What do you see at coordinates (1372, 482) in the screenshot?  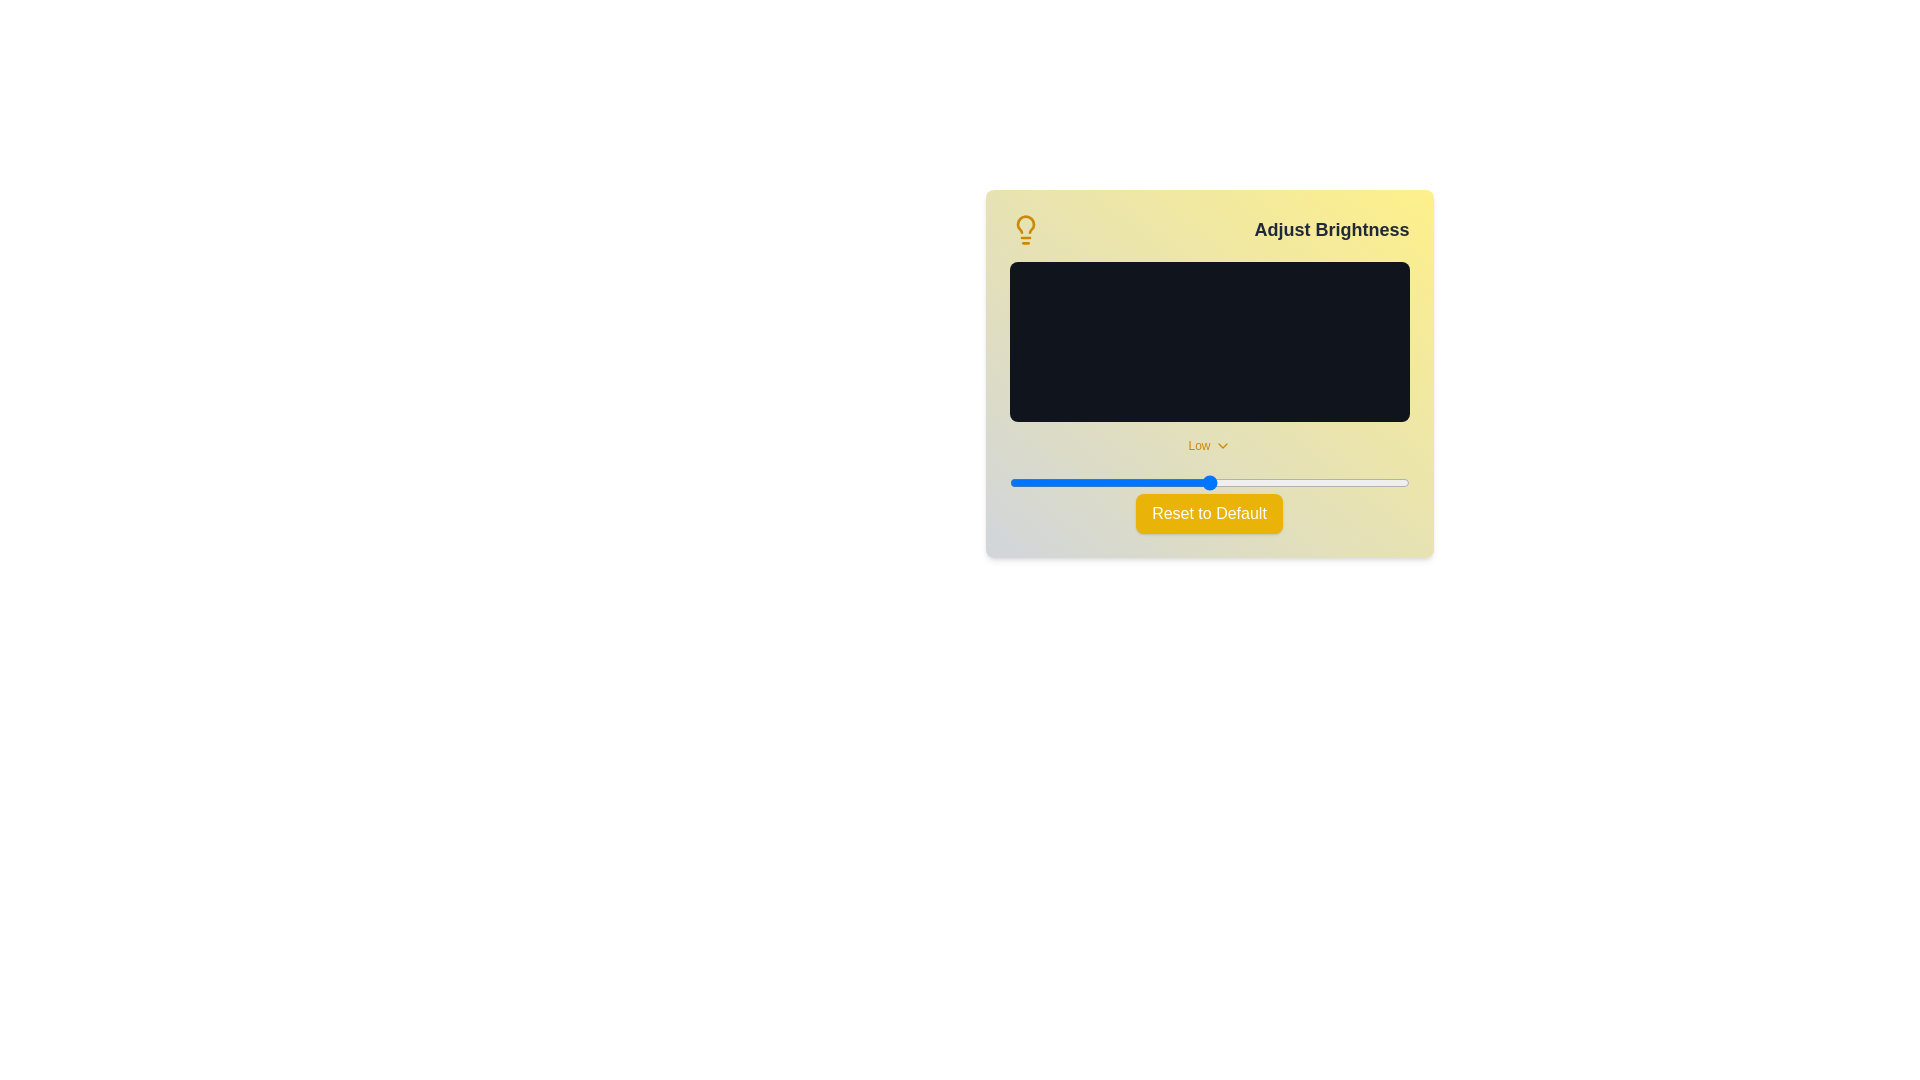 I see `the brightness slider to 91 percent` at bounding box center [1372, 482].